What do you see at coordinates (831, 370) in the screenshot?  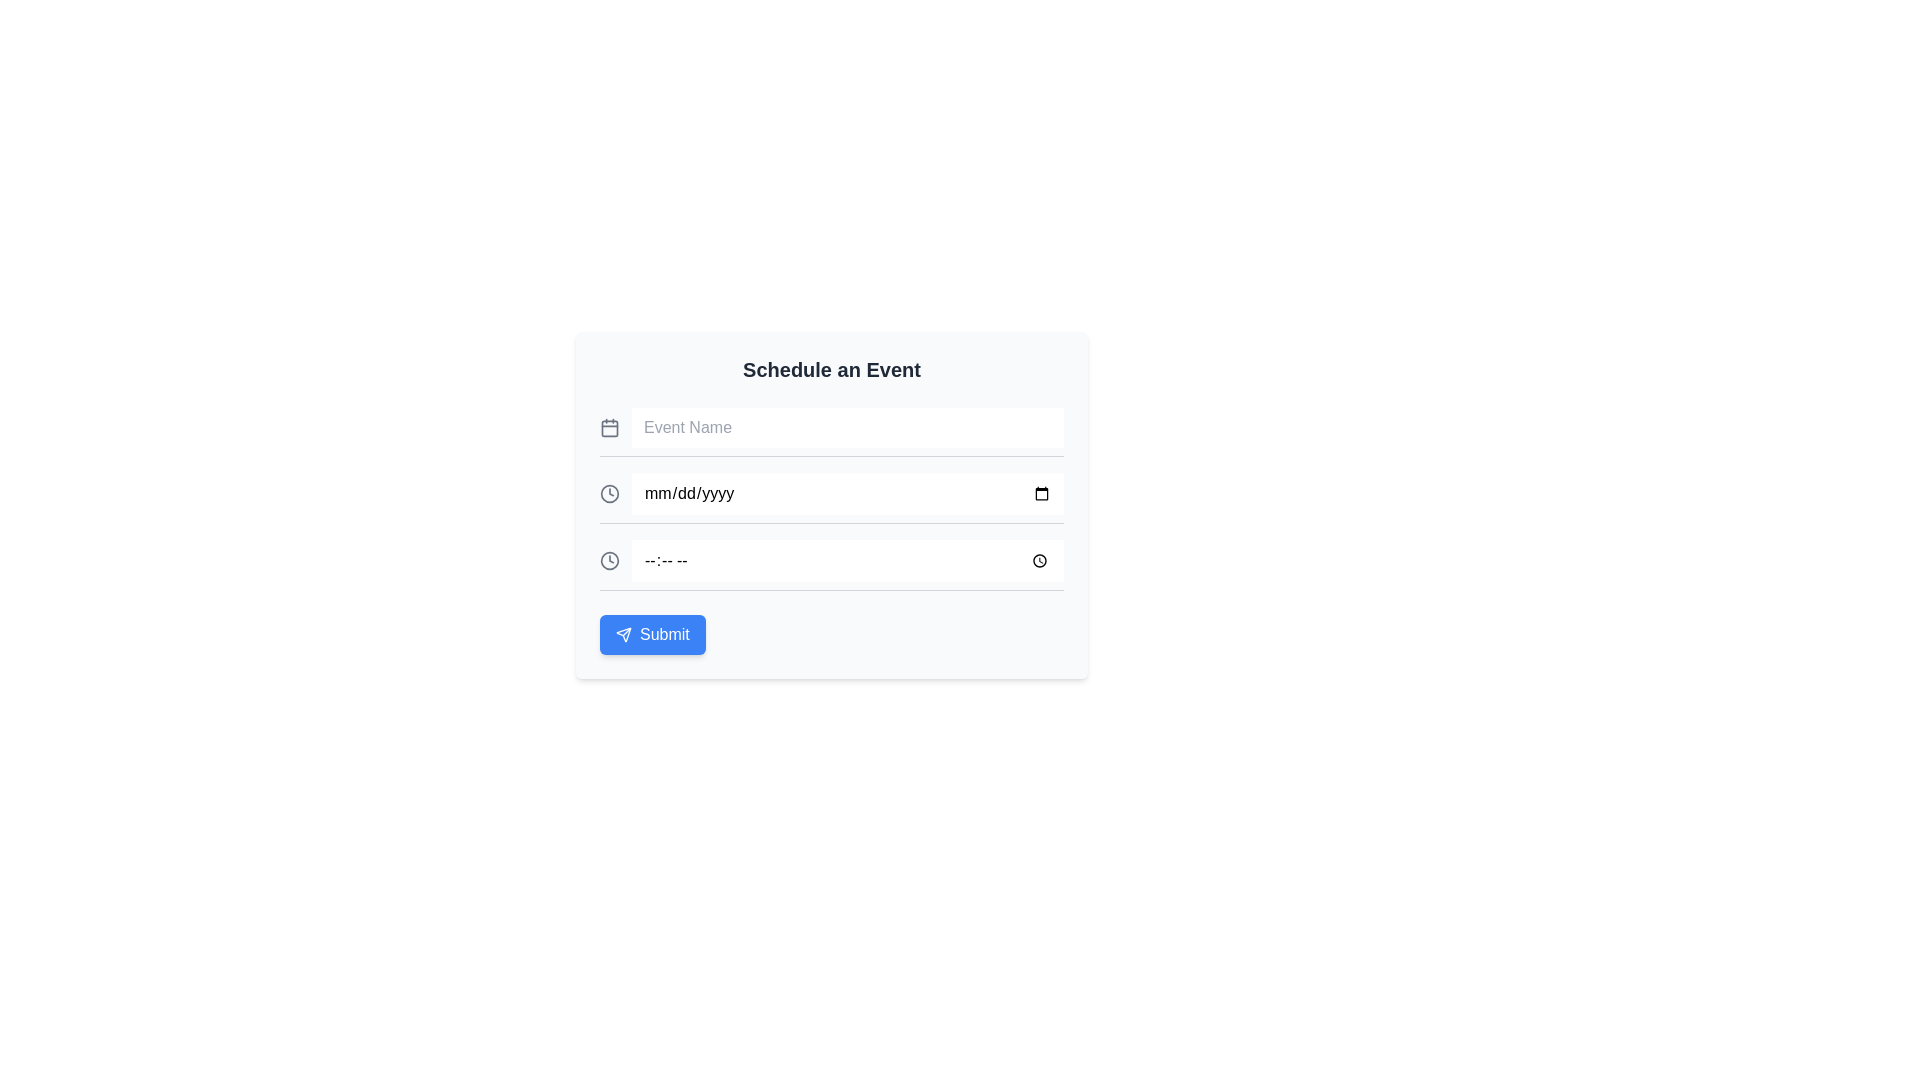 I see `title of the text-based heading styled in bold, larger size, and dark gray color, located at the top of the card-like element` at bounding box center [831, 370].